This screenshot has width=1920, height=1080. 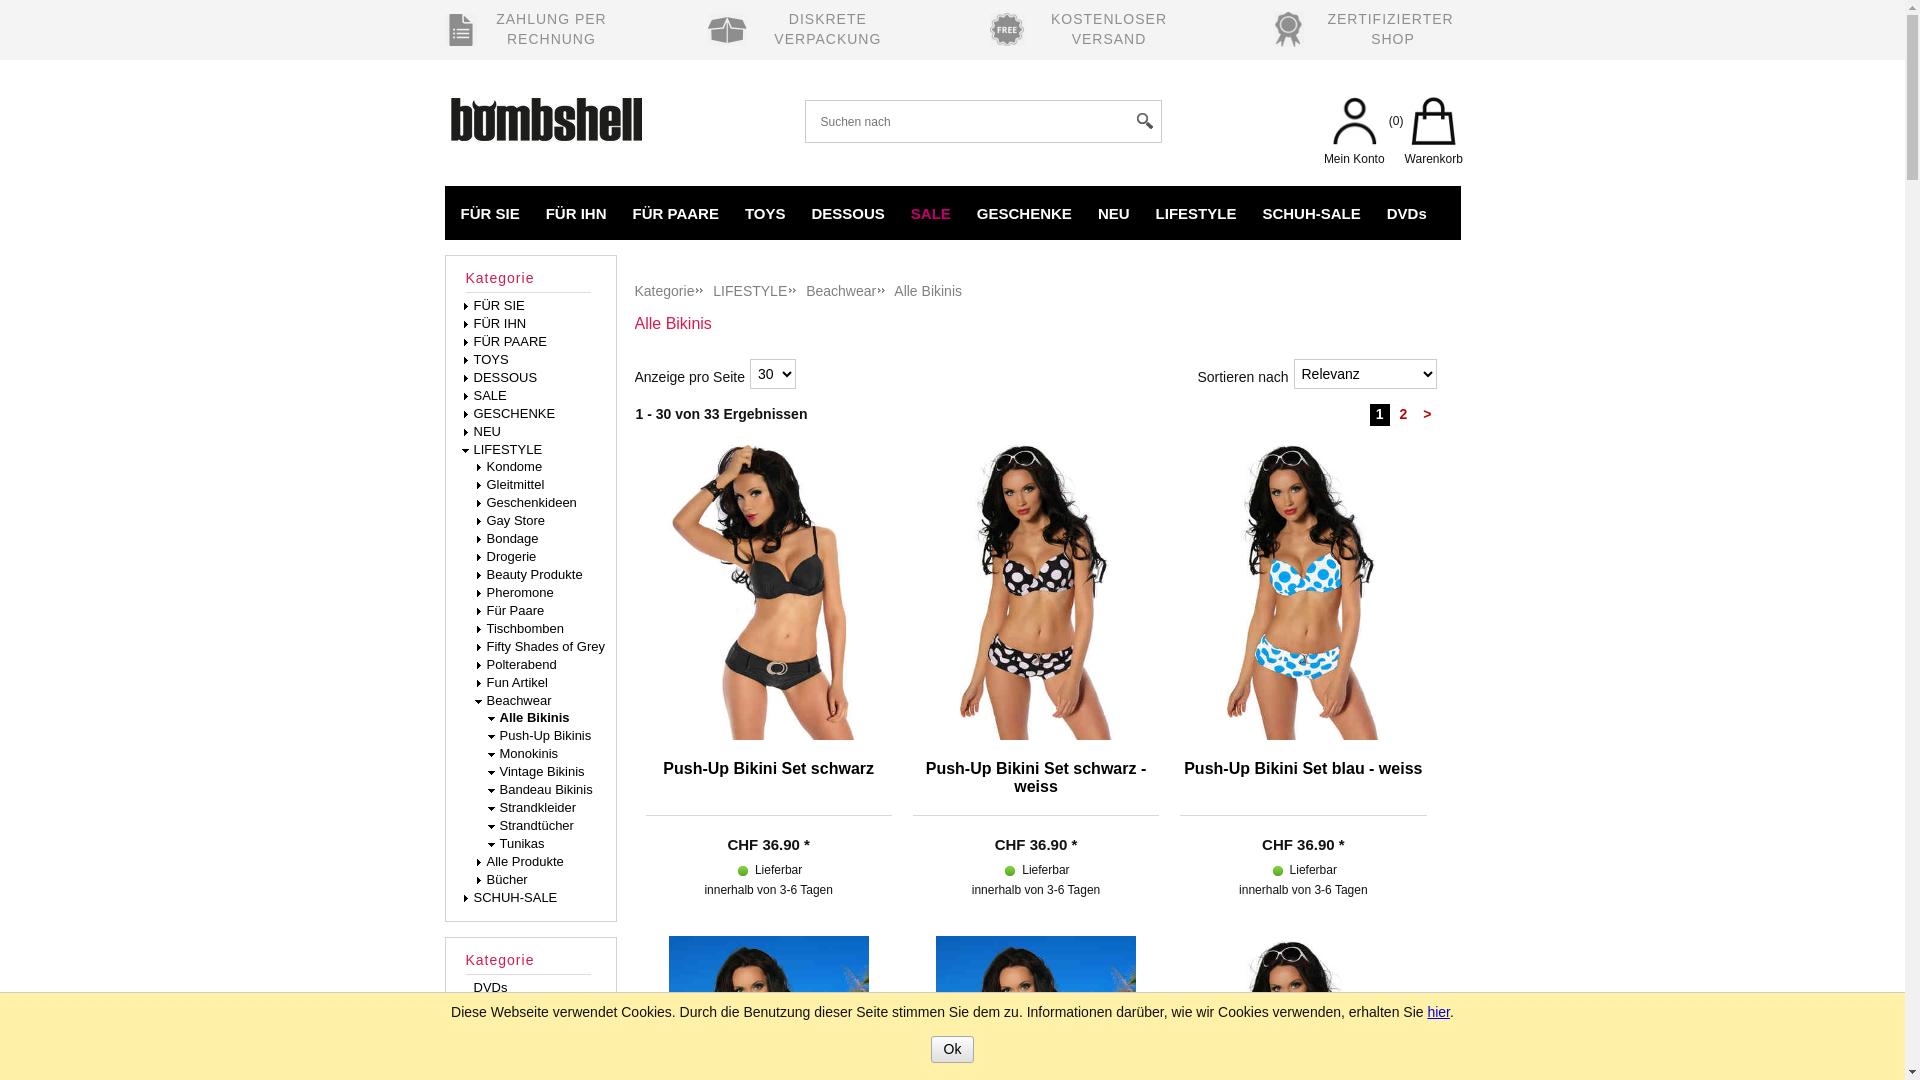 What do you see at coordinates (1433, 140) in the screenshot?
I see `'Warenkorb'` at bounding box center [1433, 140].